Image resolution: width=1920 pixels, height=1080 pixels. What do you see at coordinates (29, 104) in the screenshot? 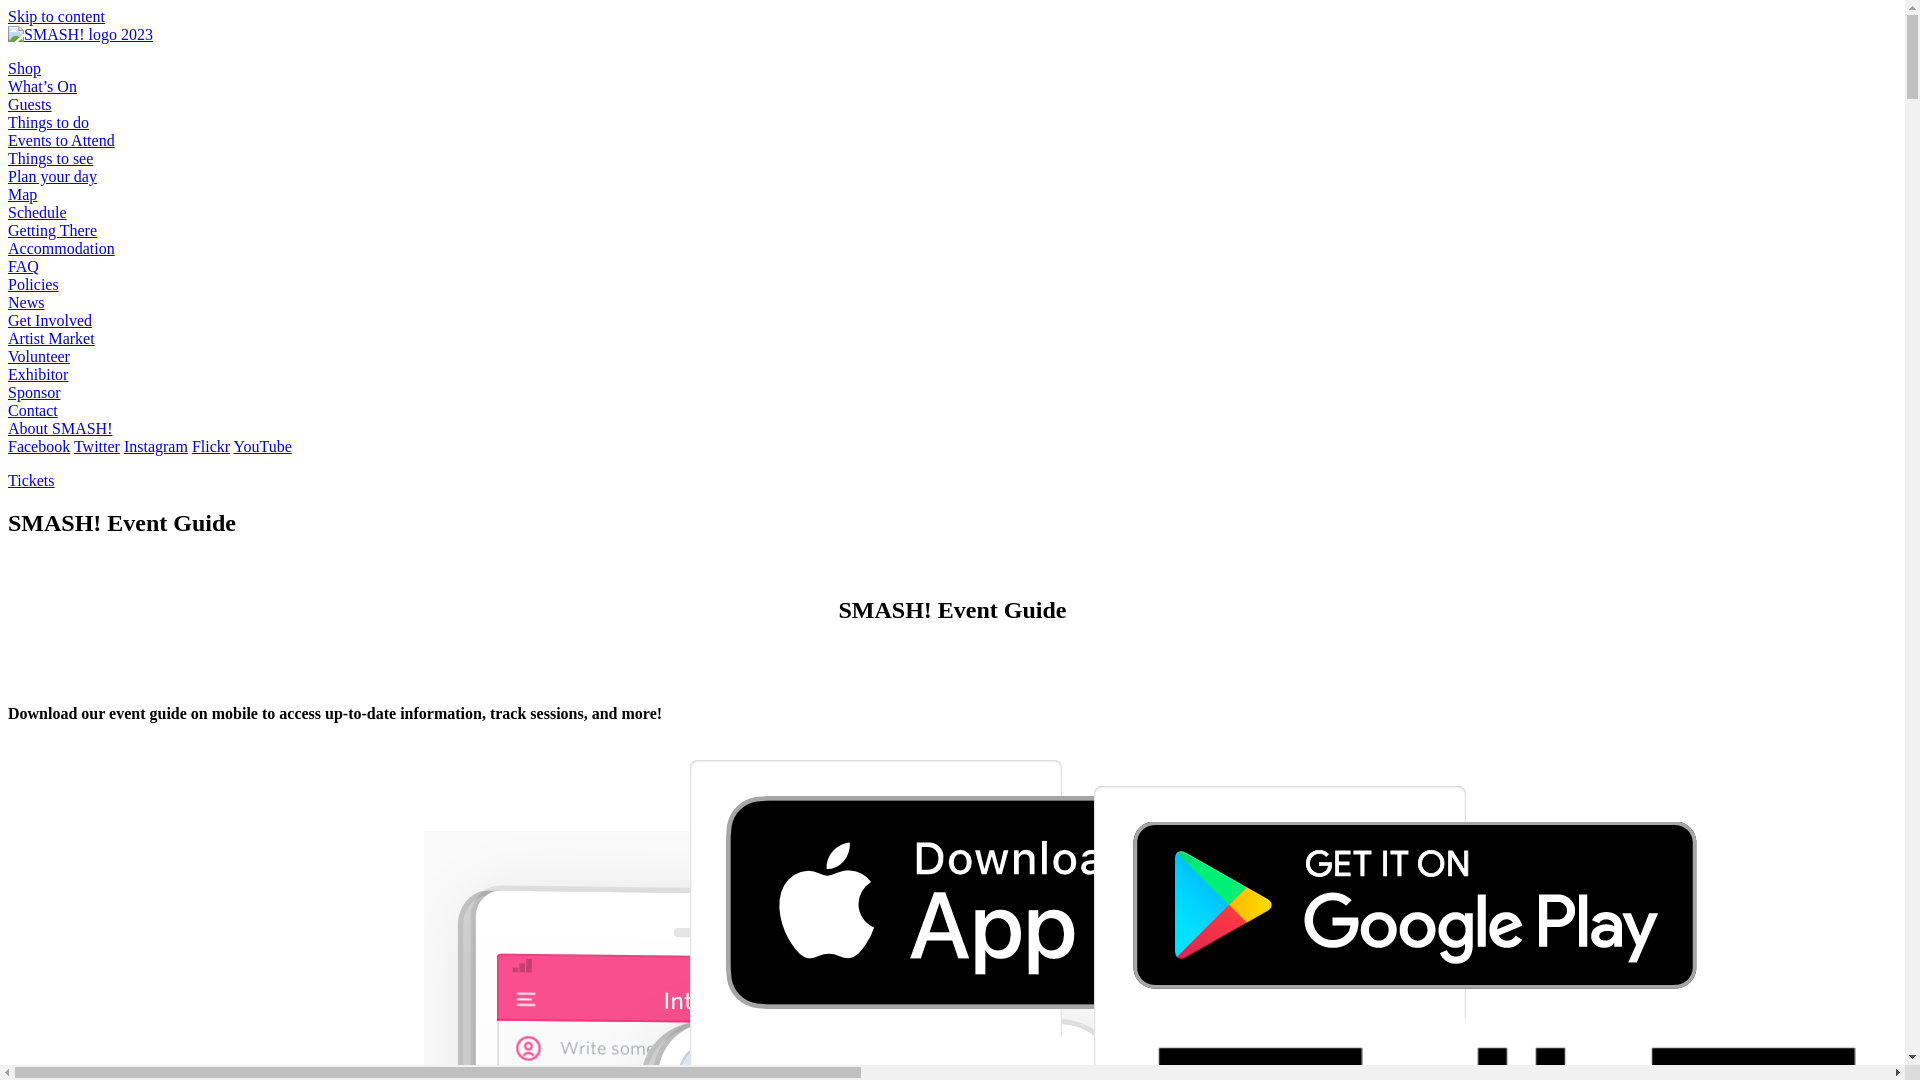
I see `'Guests'` at bounding box center [29, 104].